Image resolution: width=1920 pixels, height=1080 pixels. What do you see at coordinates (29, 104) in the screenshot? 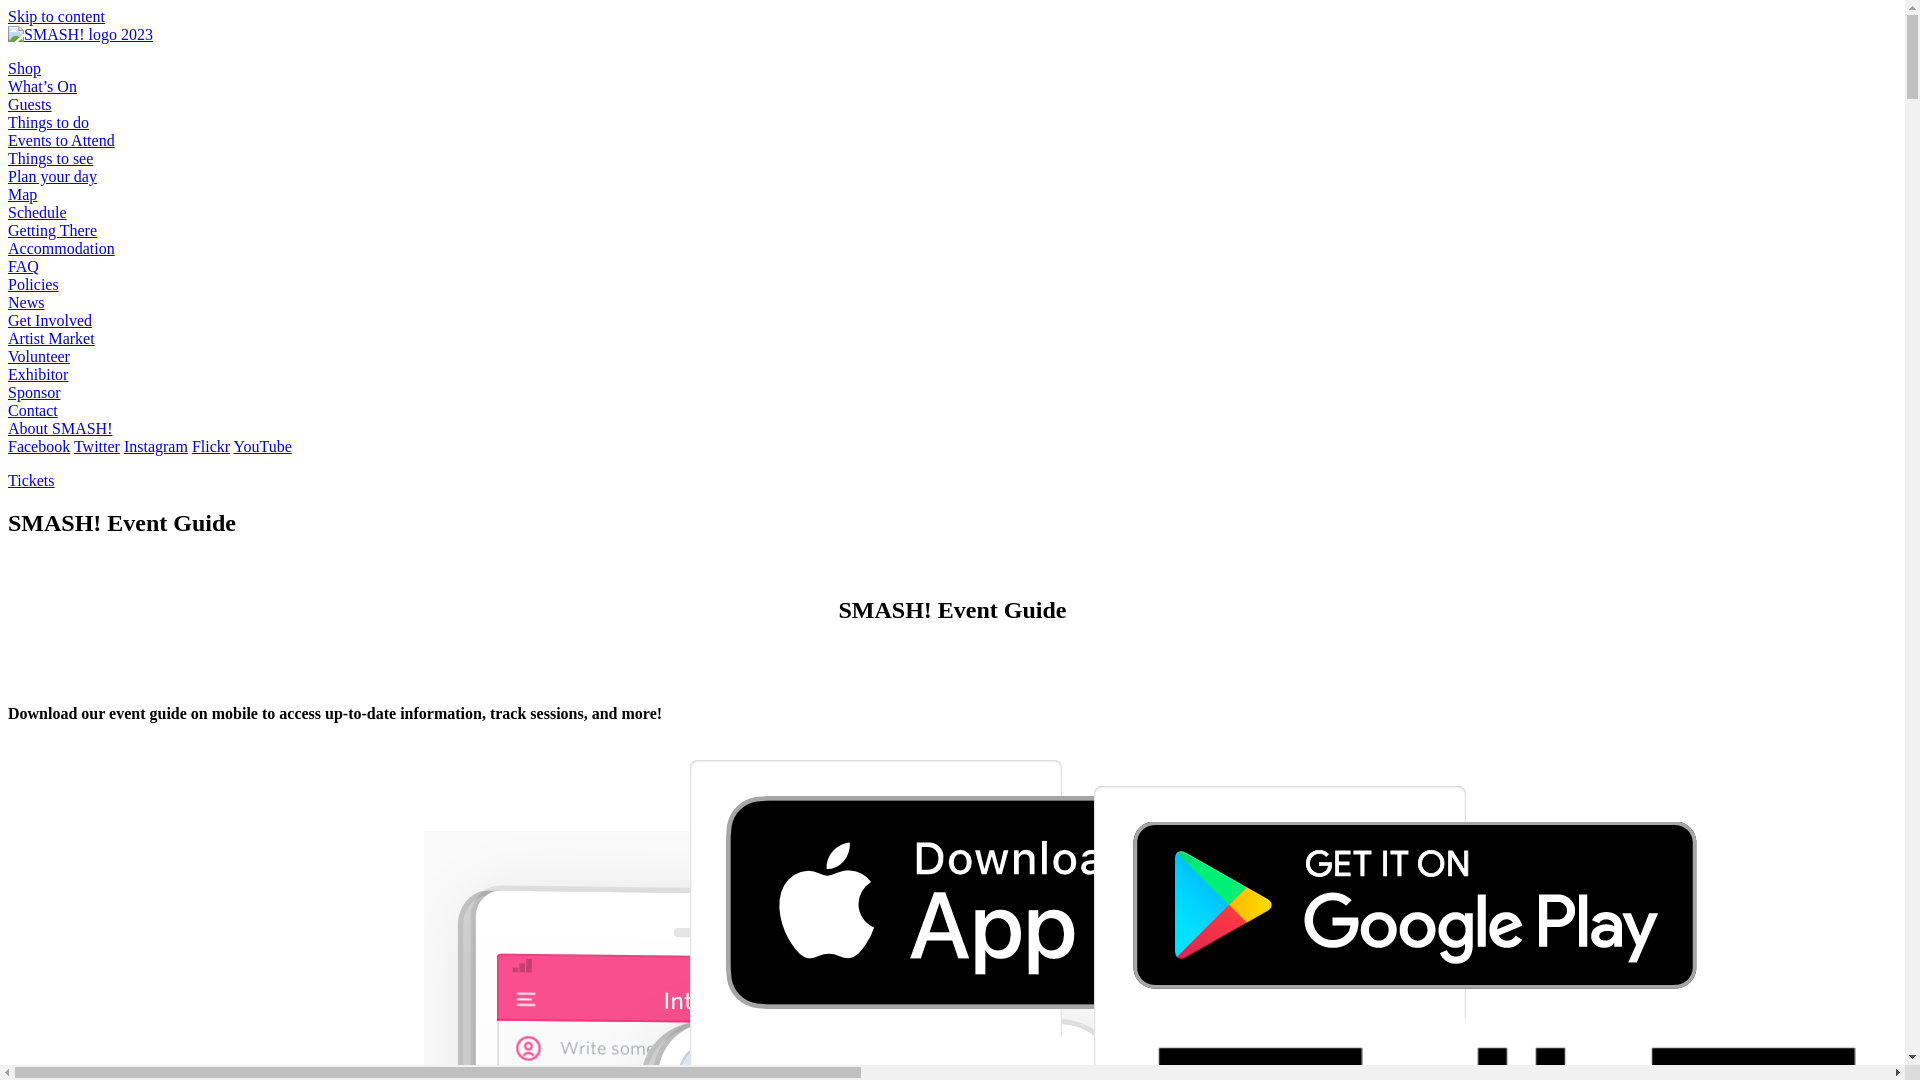
I see `'Guests'` at bounding box center [29, 104].